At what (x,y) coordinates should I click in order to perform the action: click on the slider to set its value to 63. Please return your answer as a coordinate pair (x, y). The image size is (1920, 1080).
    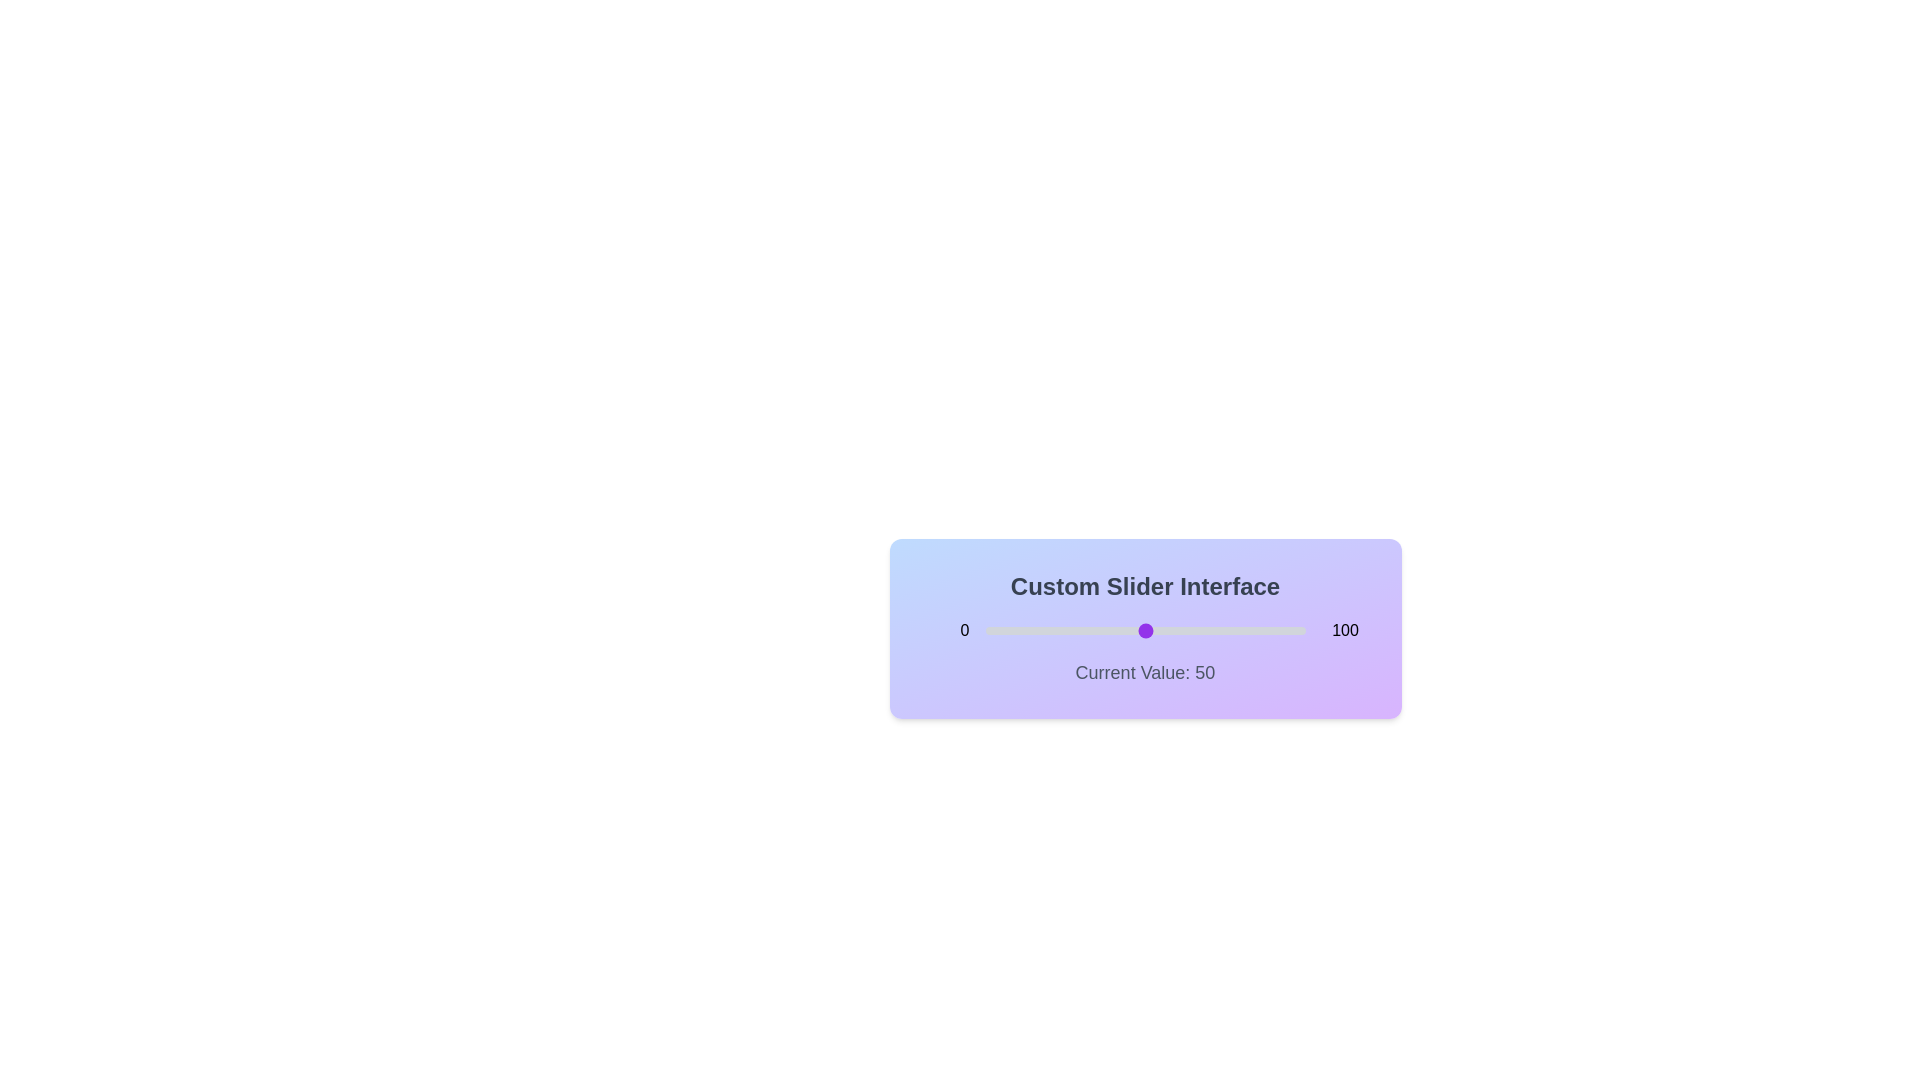
    Looking at the image, I should click on (1187, 631).